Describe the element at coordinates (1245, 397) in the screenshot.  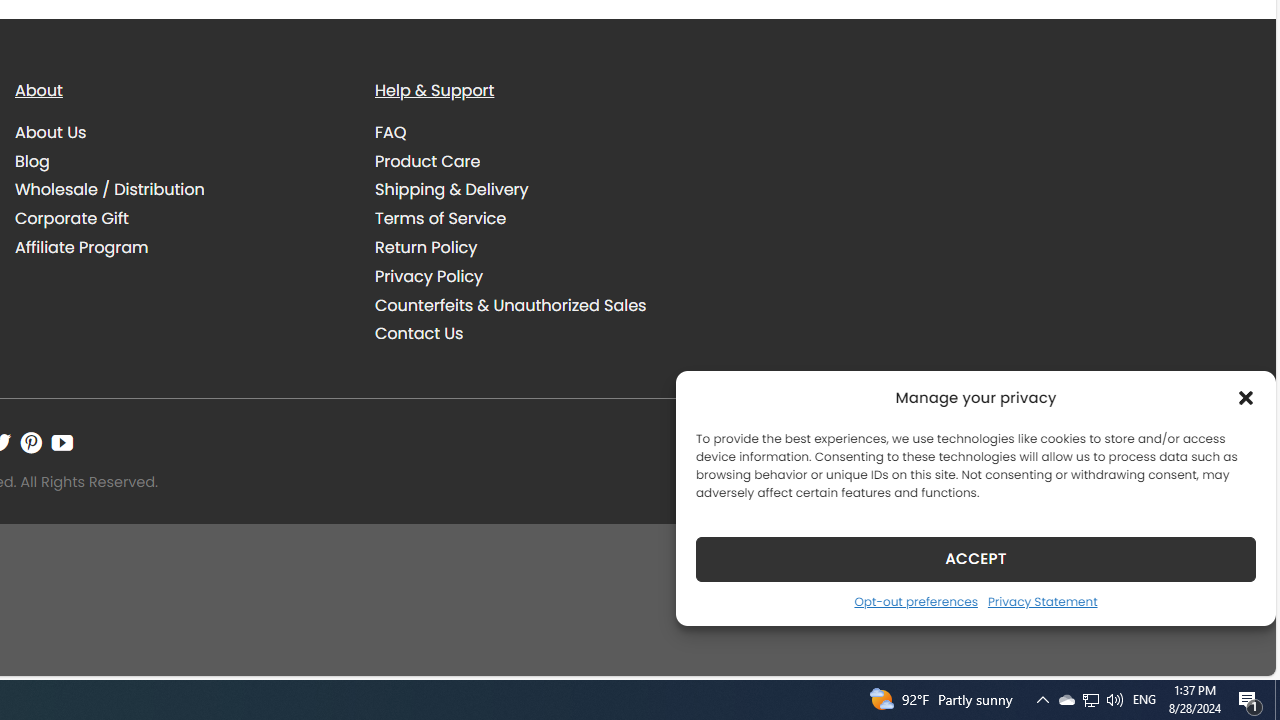
I see `'Class: cmplz-close'` at that location.